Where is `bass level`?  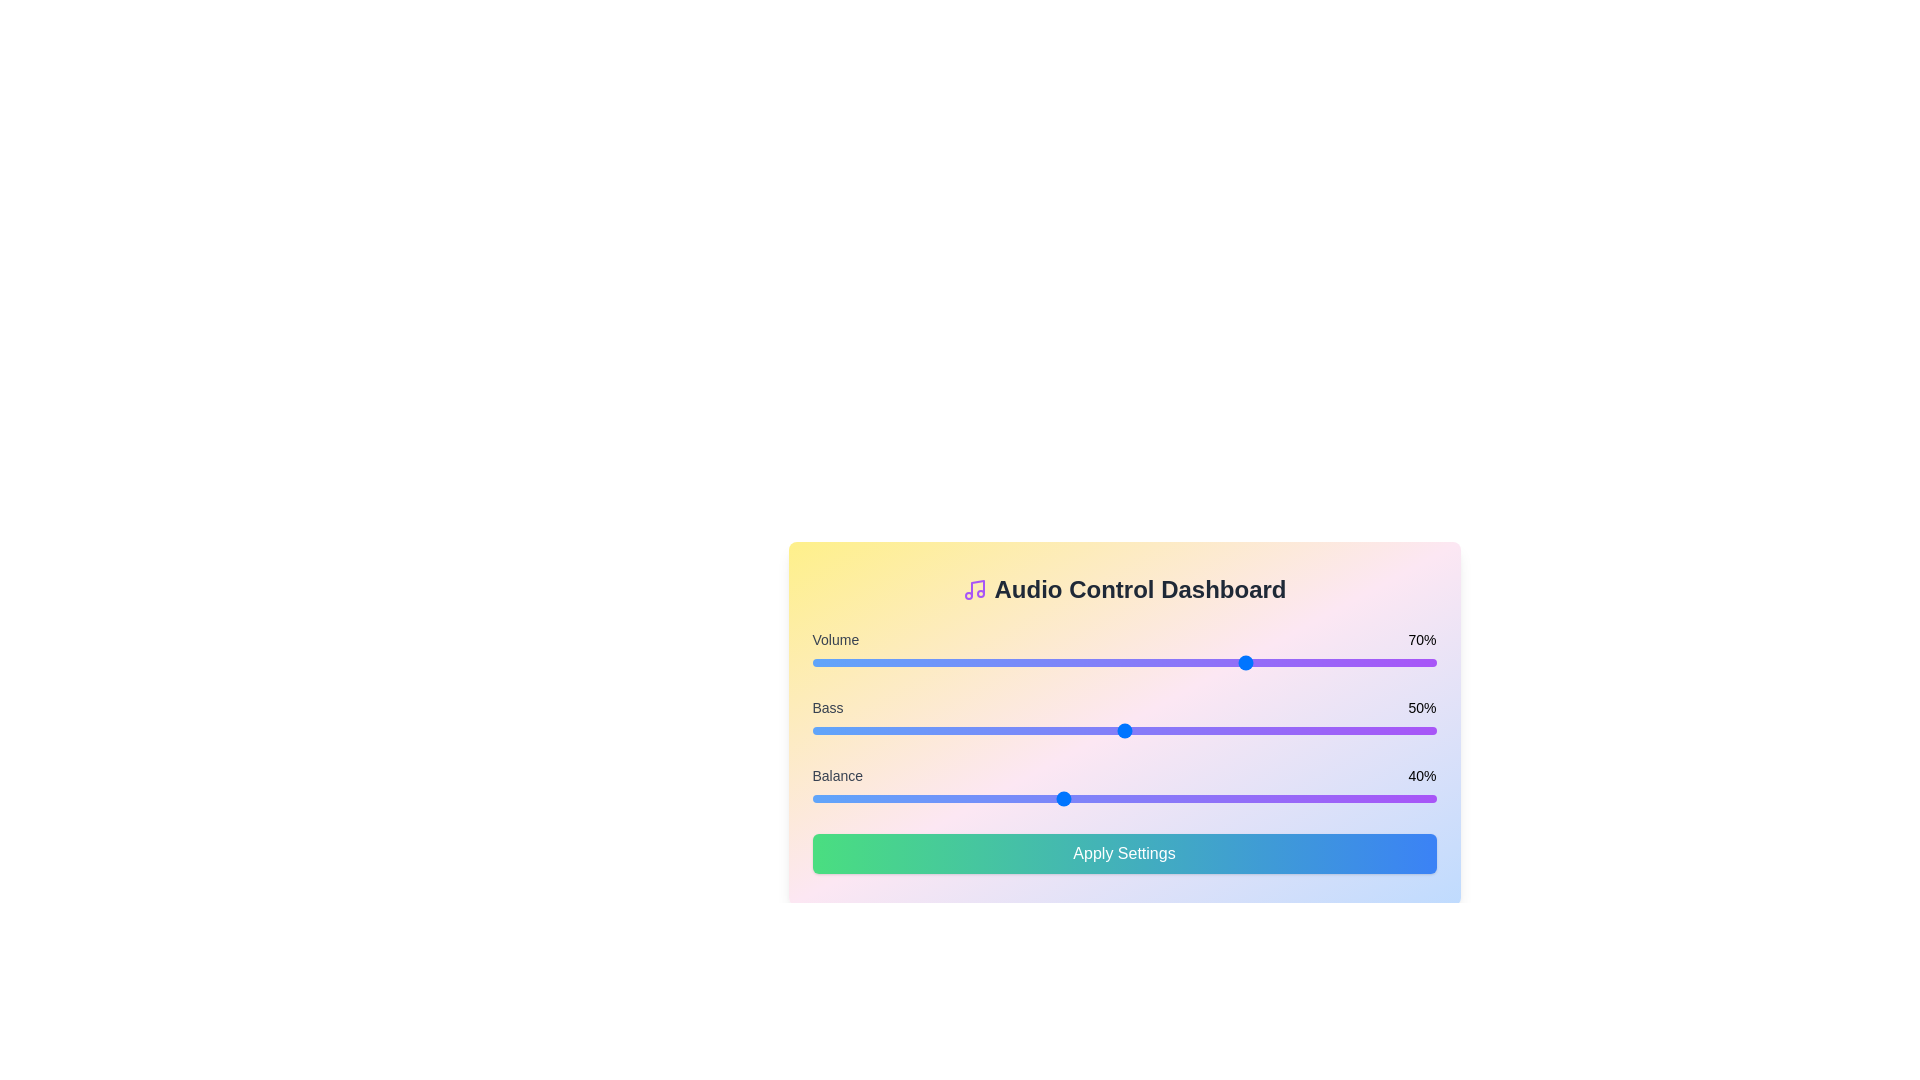
bass level is located at coordinates (936, 731).